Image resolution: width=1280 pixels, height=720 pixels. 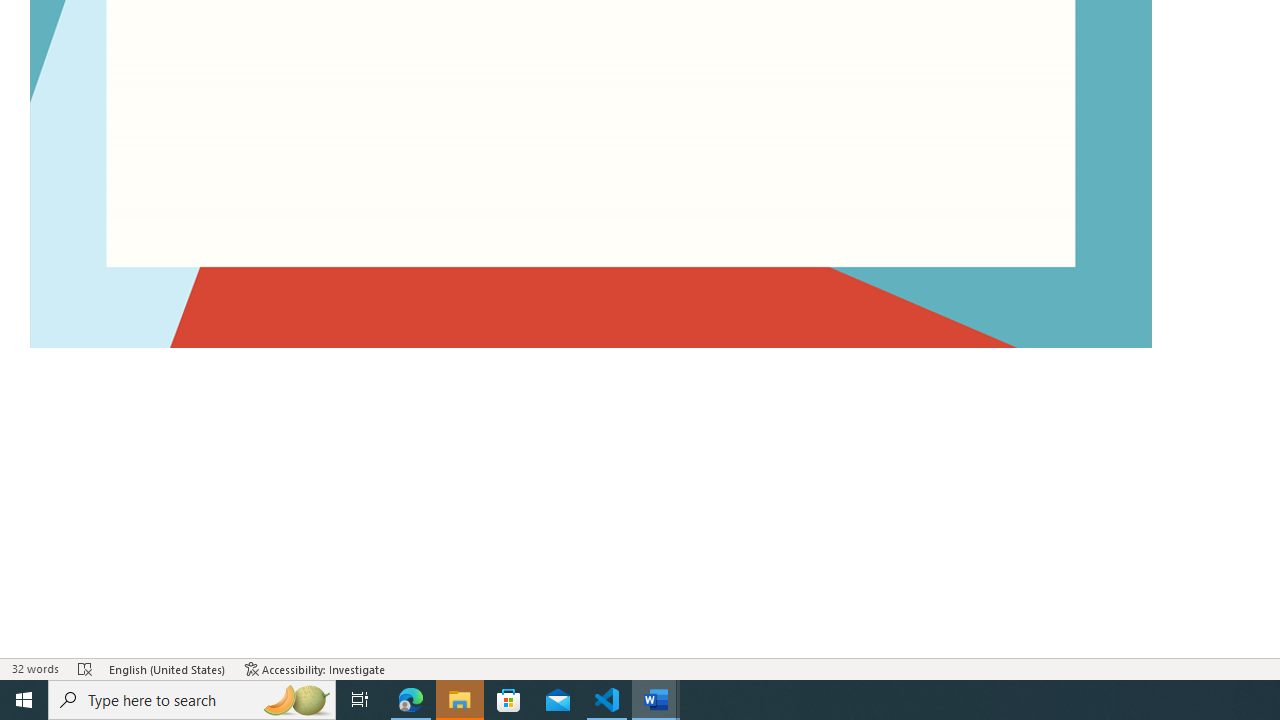 I want to click on 'Spelling and Grammar Check Errors', so click(x=85, y=669).